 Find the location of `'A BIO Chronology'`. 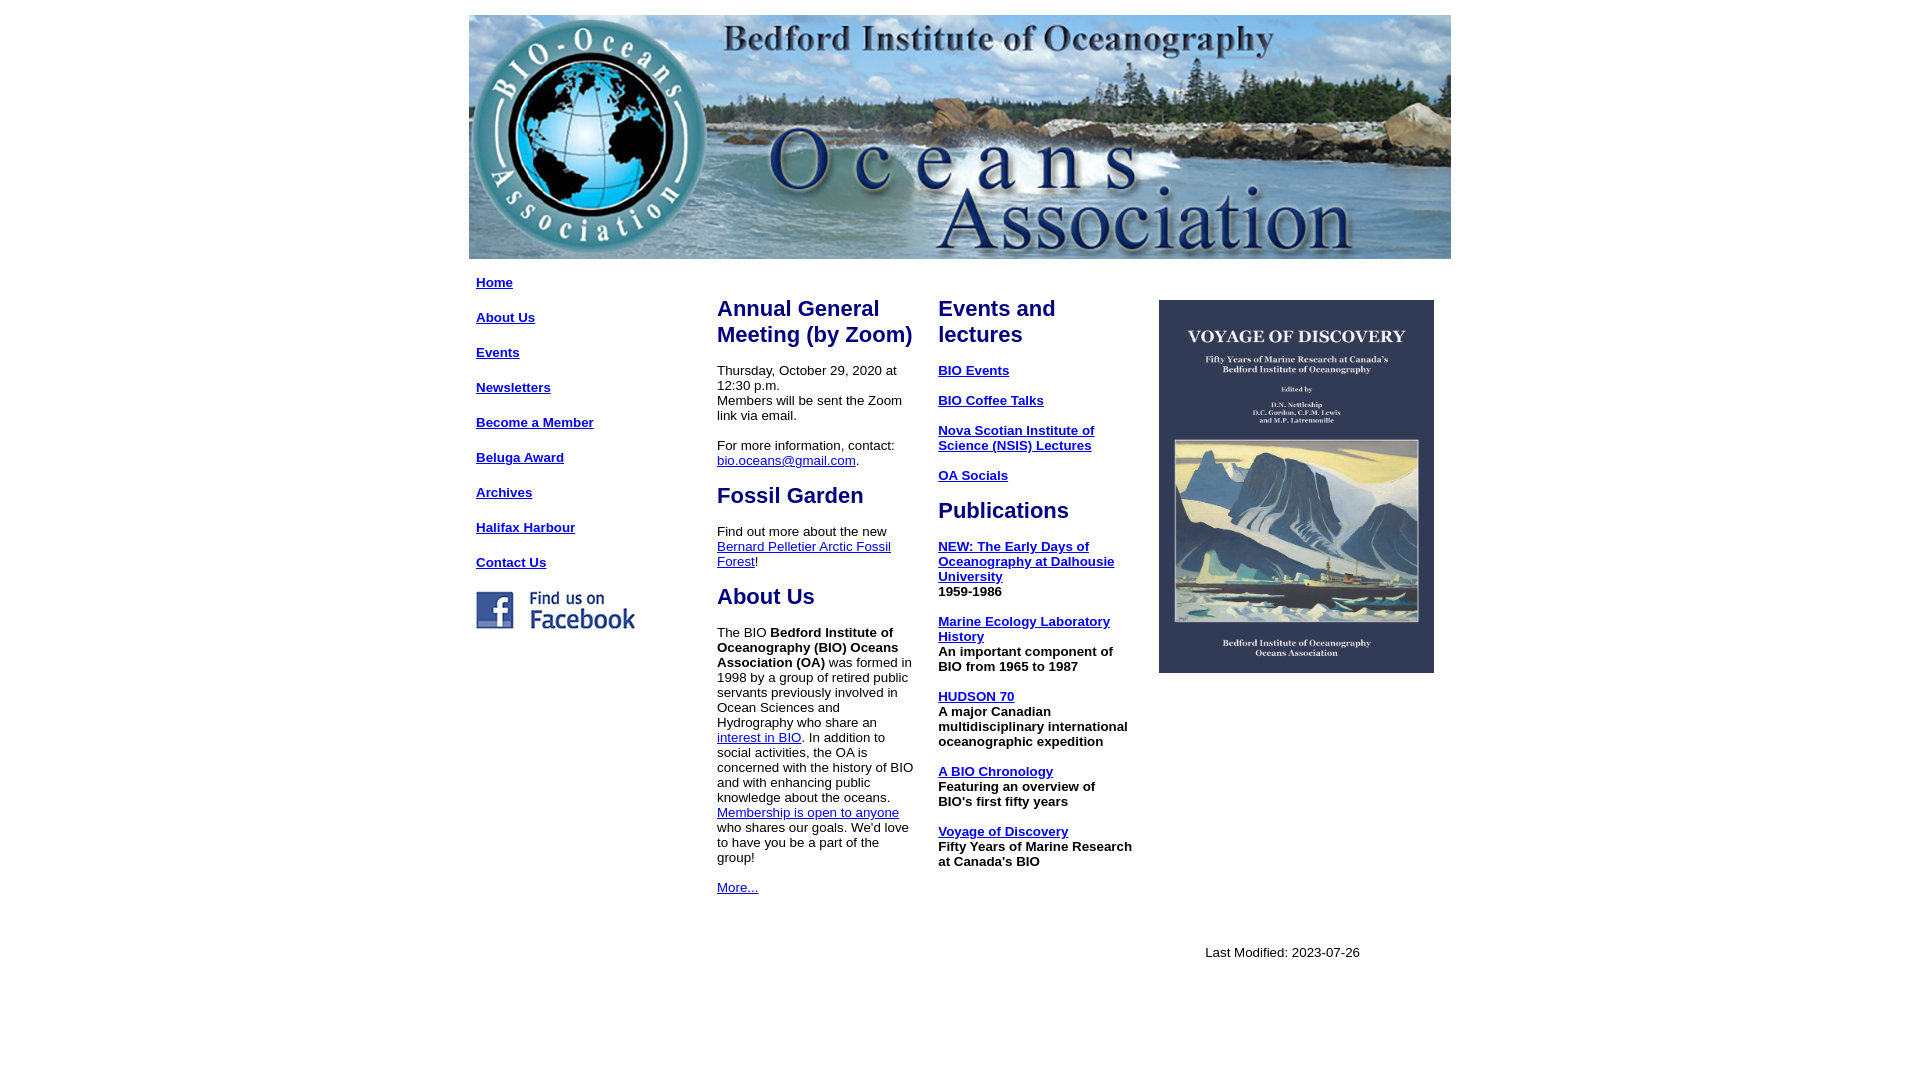

'A BIO Chronology' is located at coordinates (995, 770).